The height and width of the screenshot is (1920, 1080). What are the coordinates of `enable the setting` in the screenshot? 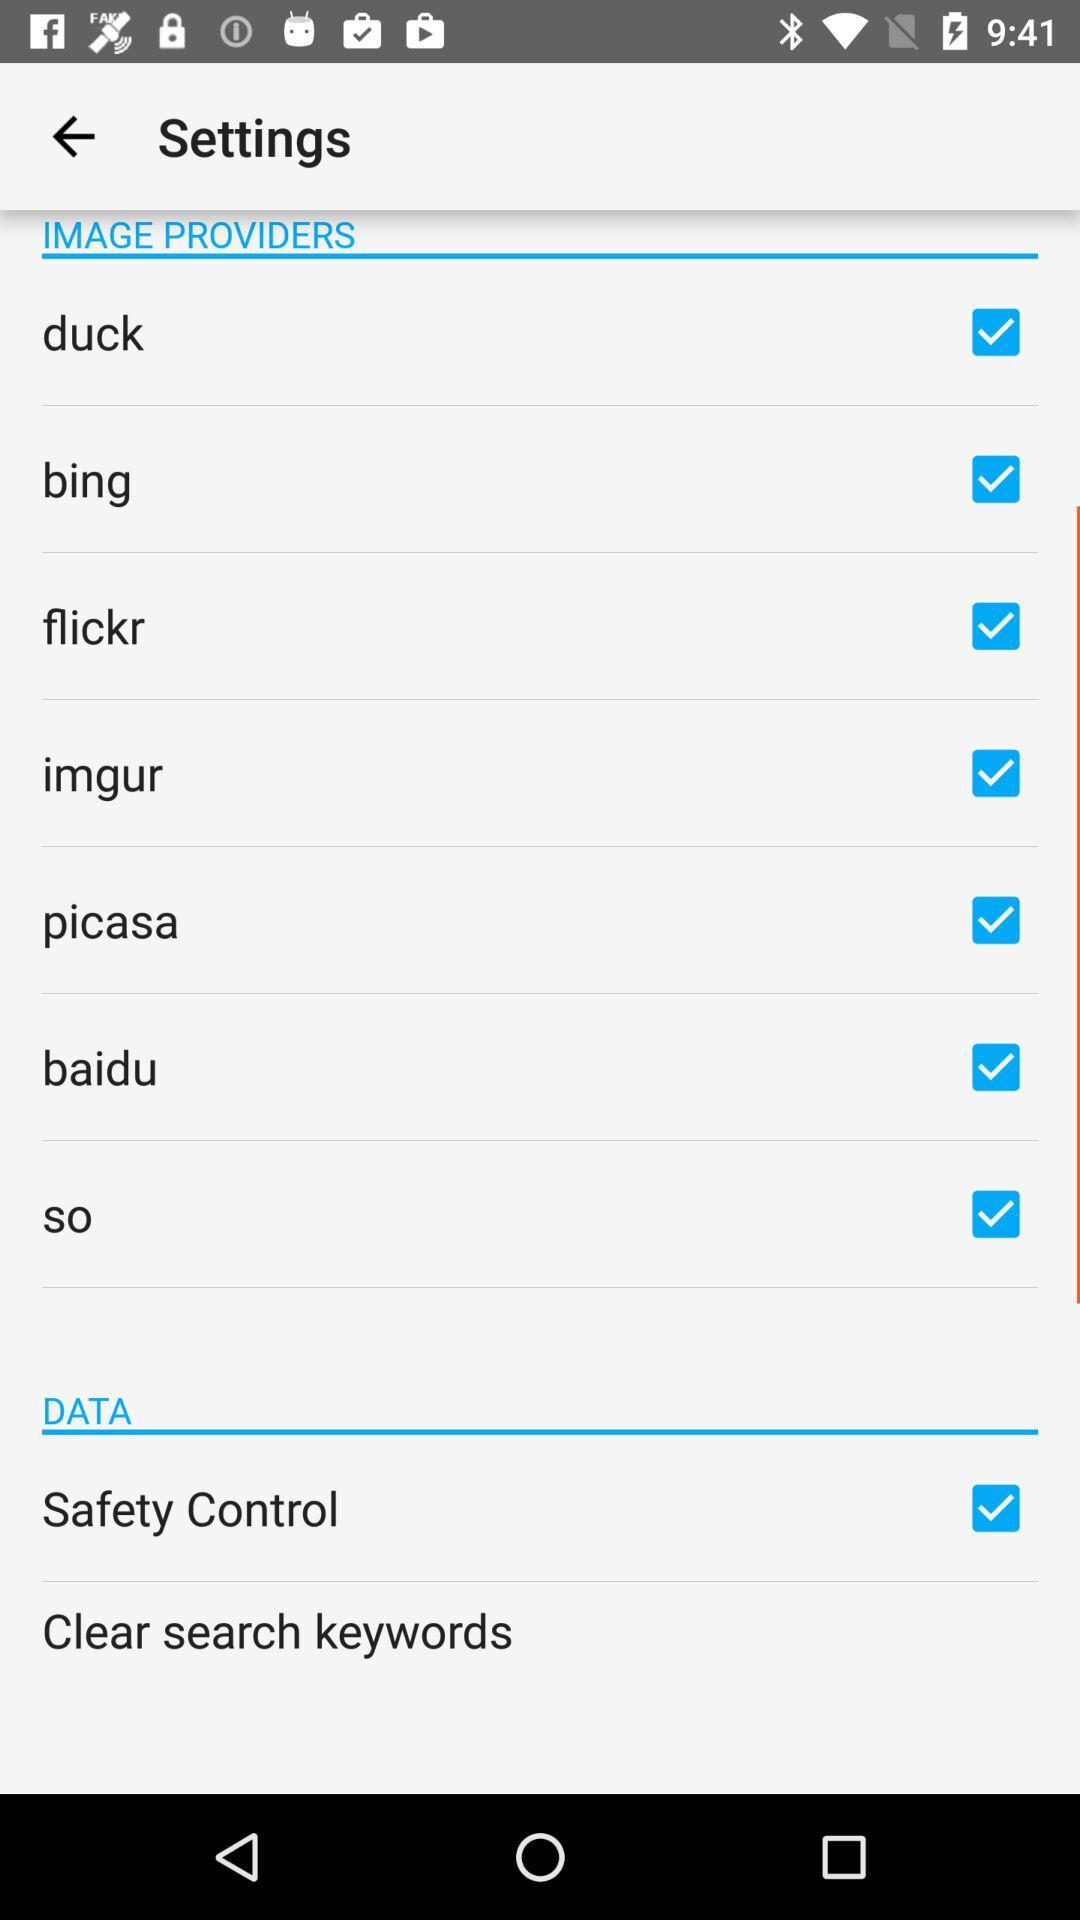 It's located at (995, 1507).